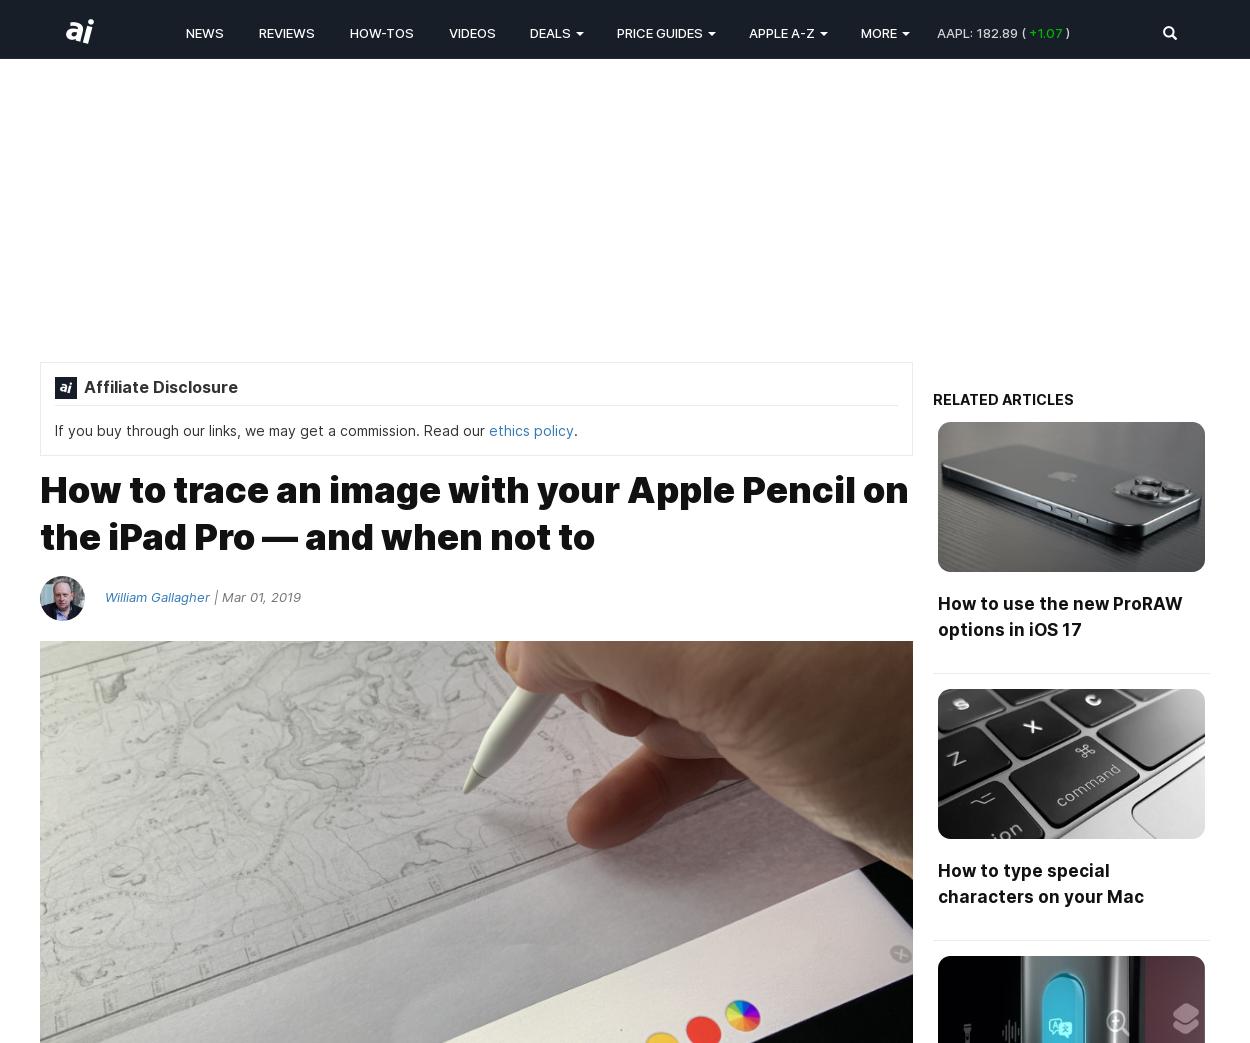  Describe the element at coordinates (272, 430) in the screenshot. I see `'If you buy through our links, we may get a commission. Read our'` at that location.